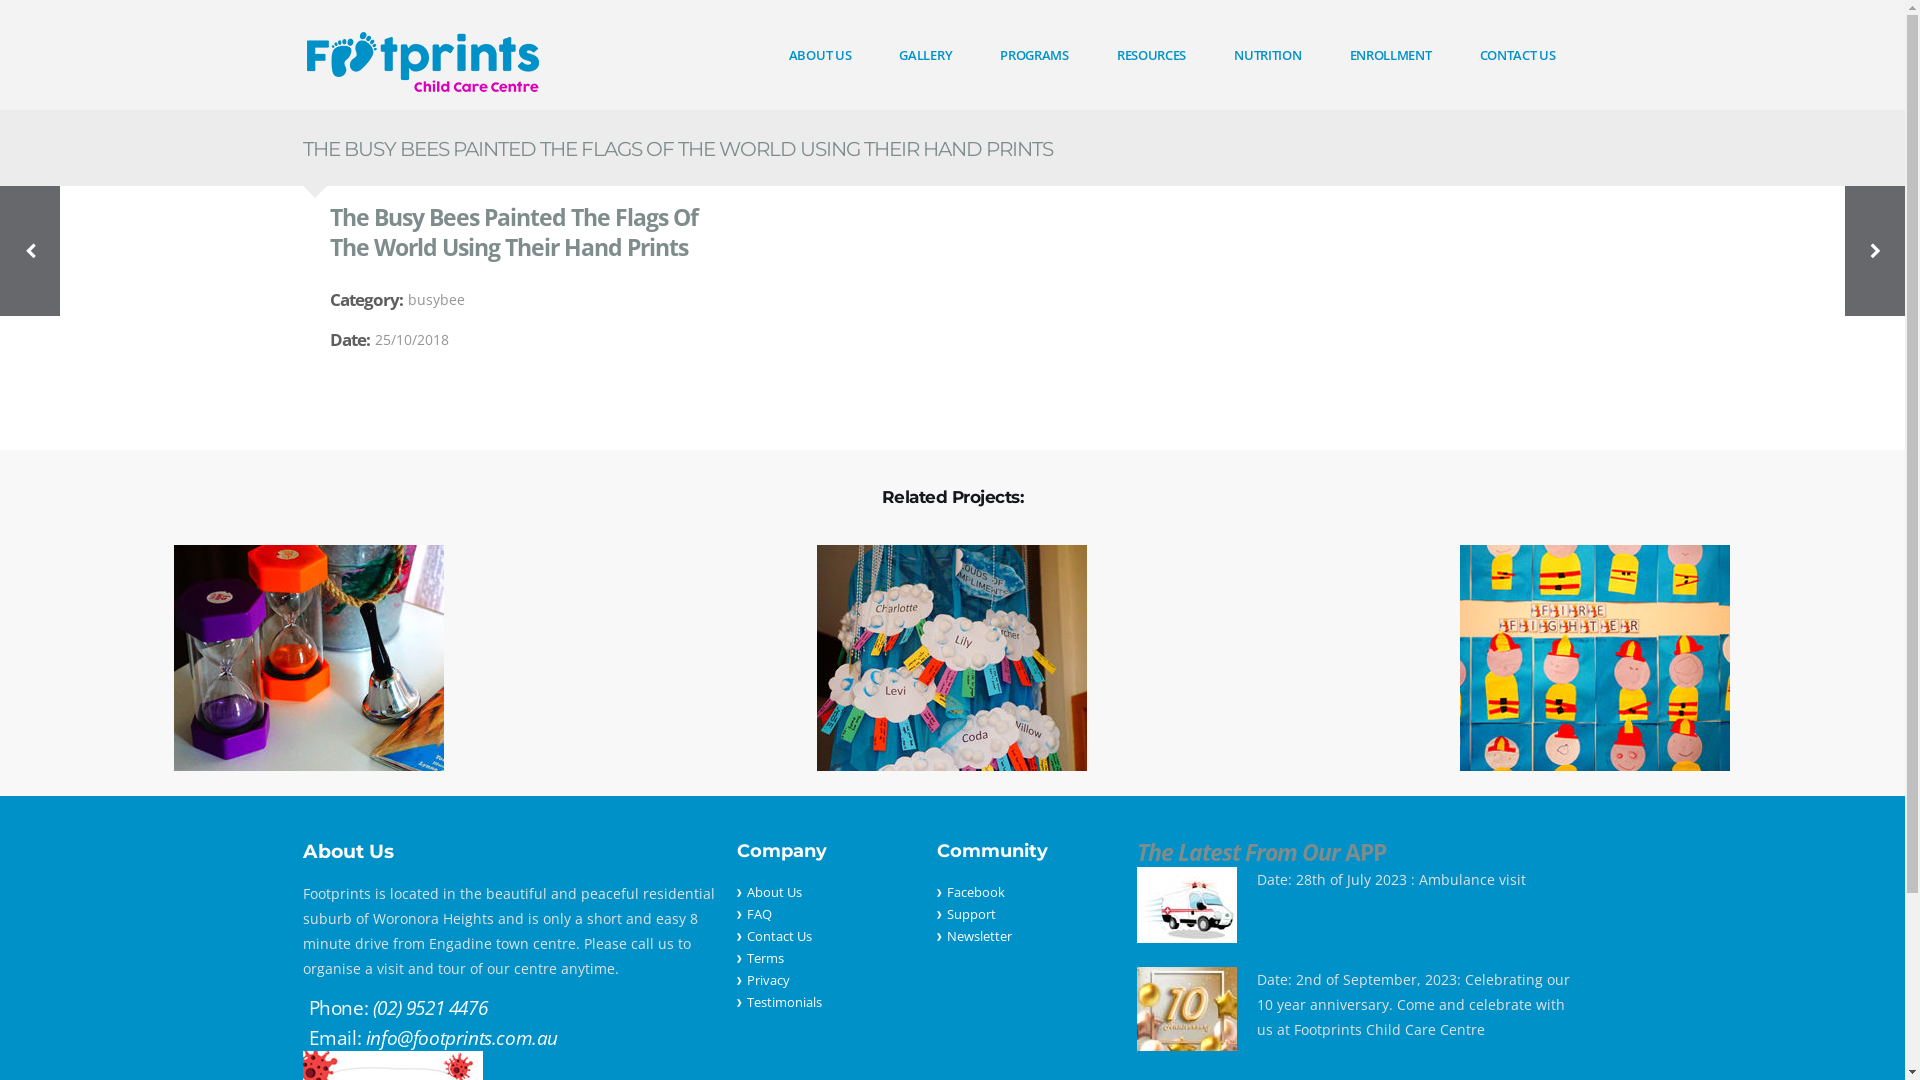 This screenshot has width=1920, height=1080. I want to click on 'Terms', so click(744, 956).